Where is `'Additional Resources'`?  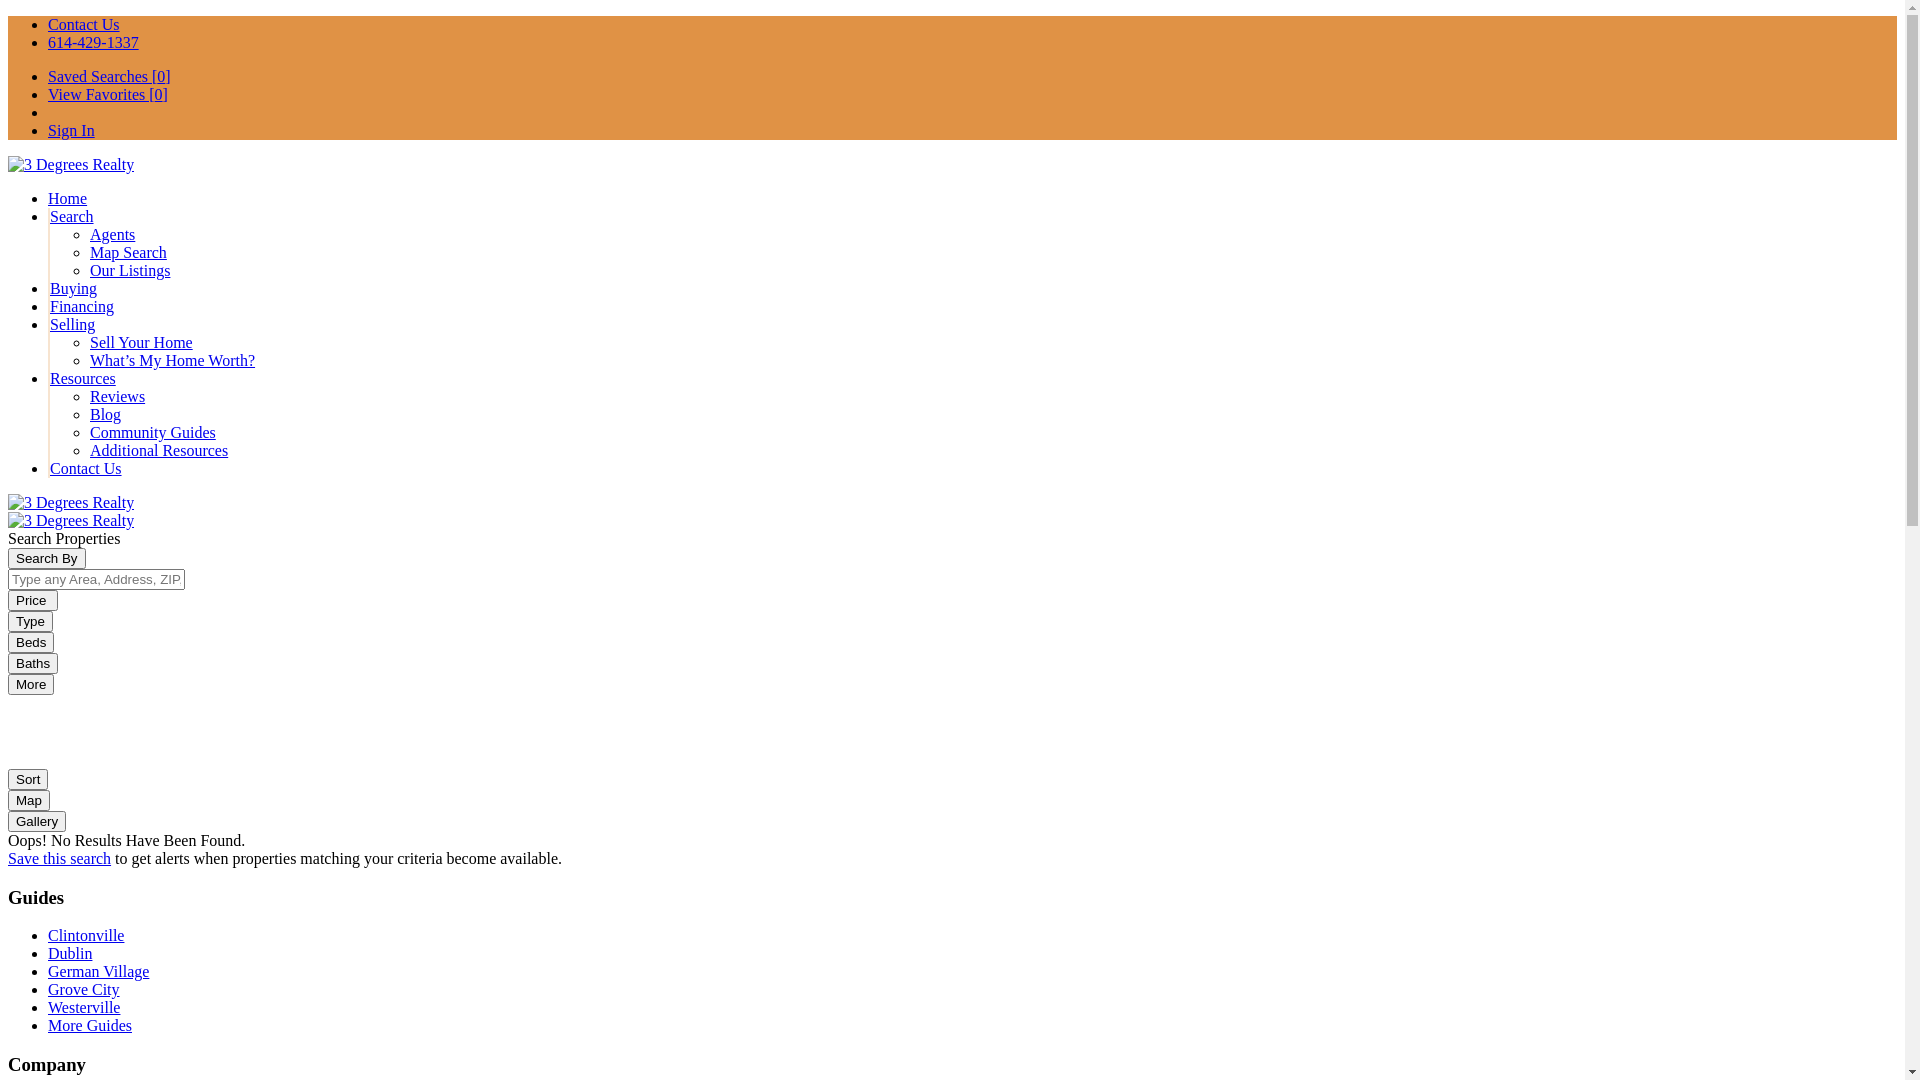
'Additional Resources' is located at coordinates (157, 450).